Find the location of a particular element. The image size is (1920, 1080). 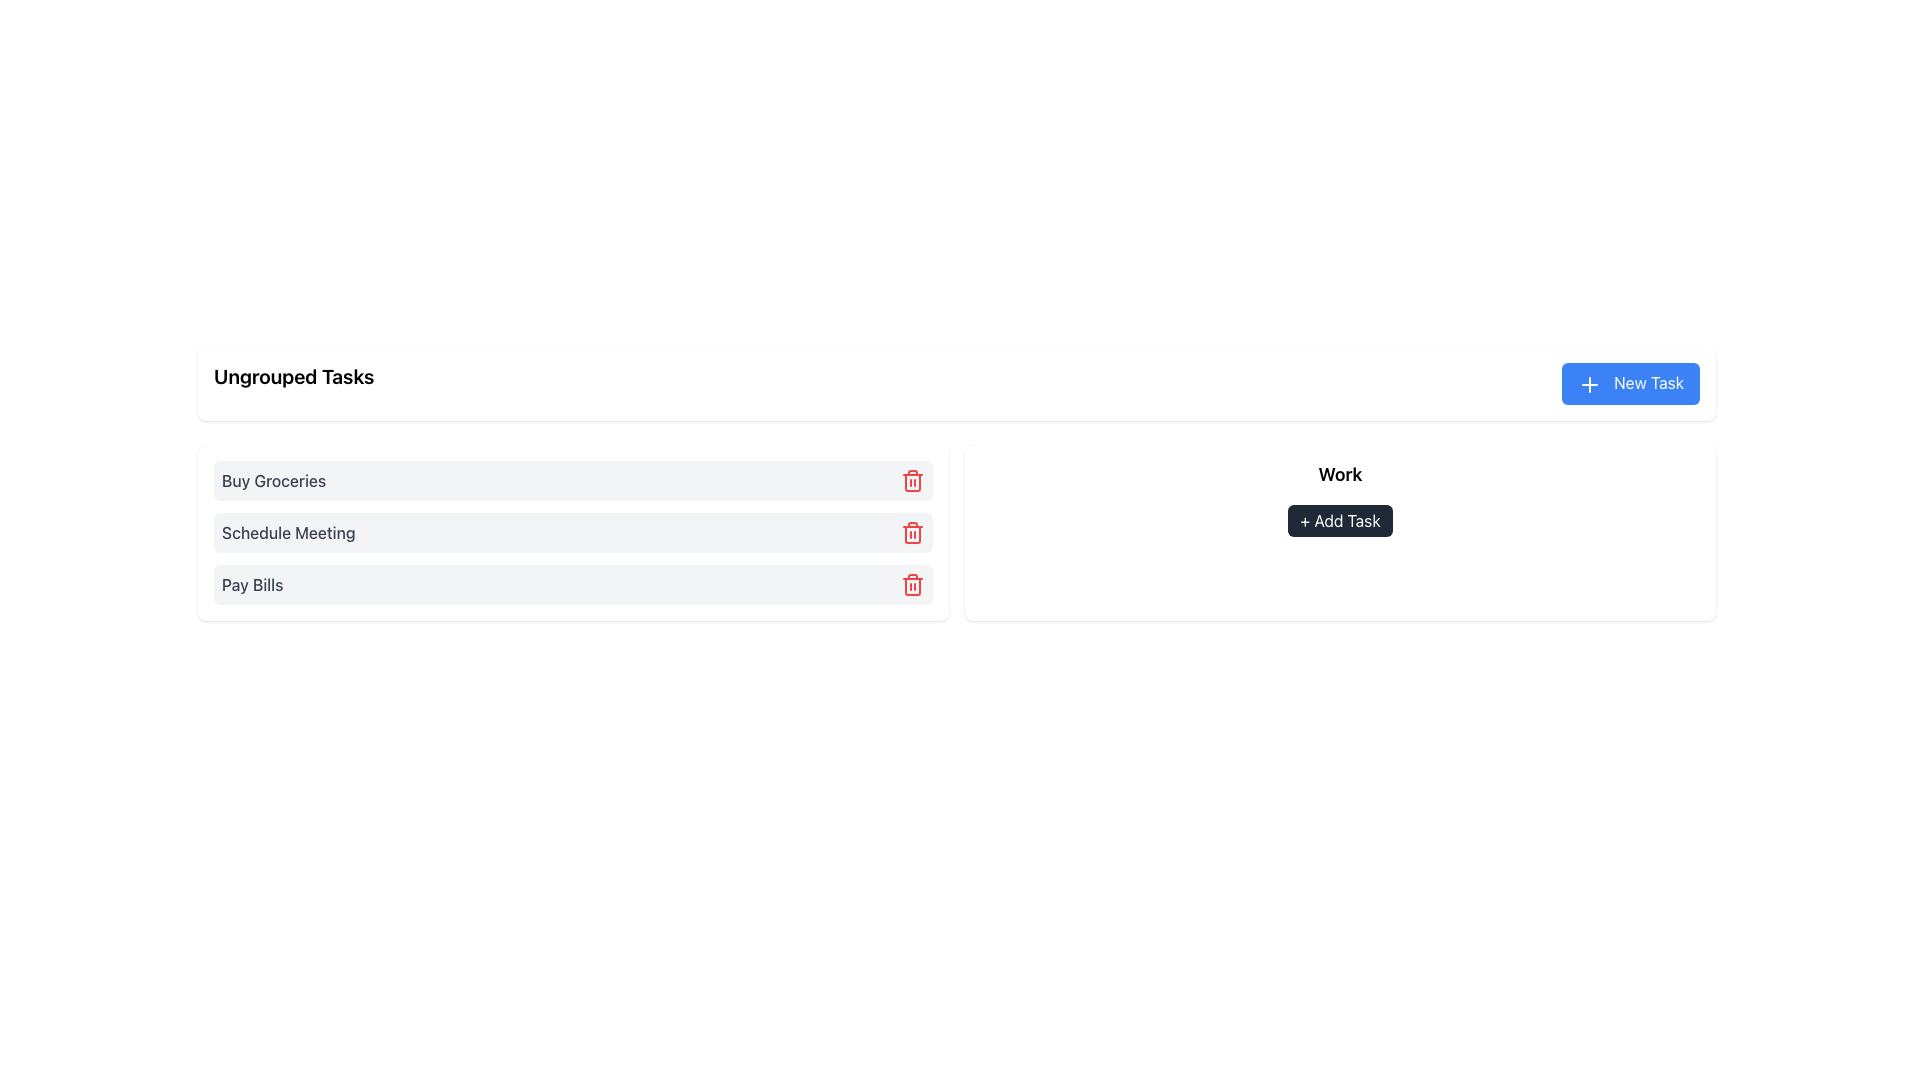

the red outlined trash can icon is located at coordinates (911, 479).